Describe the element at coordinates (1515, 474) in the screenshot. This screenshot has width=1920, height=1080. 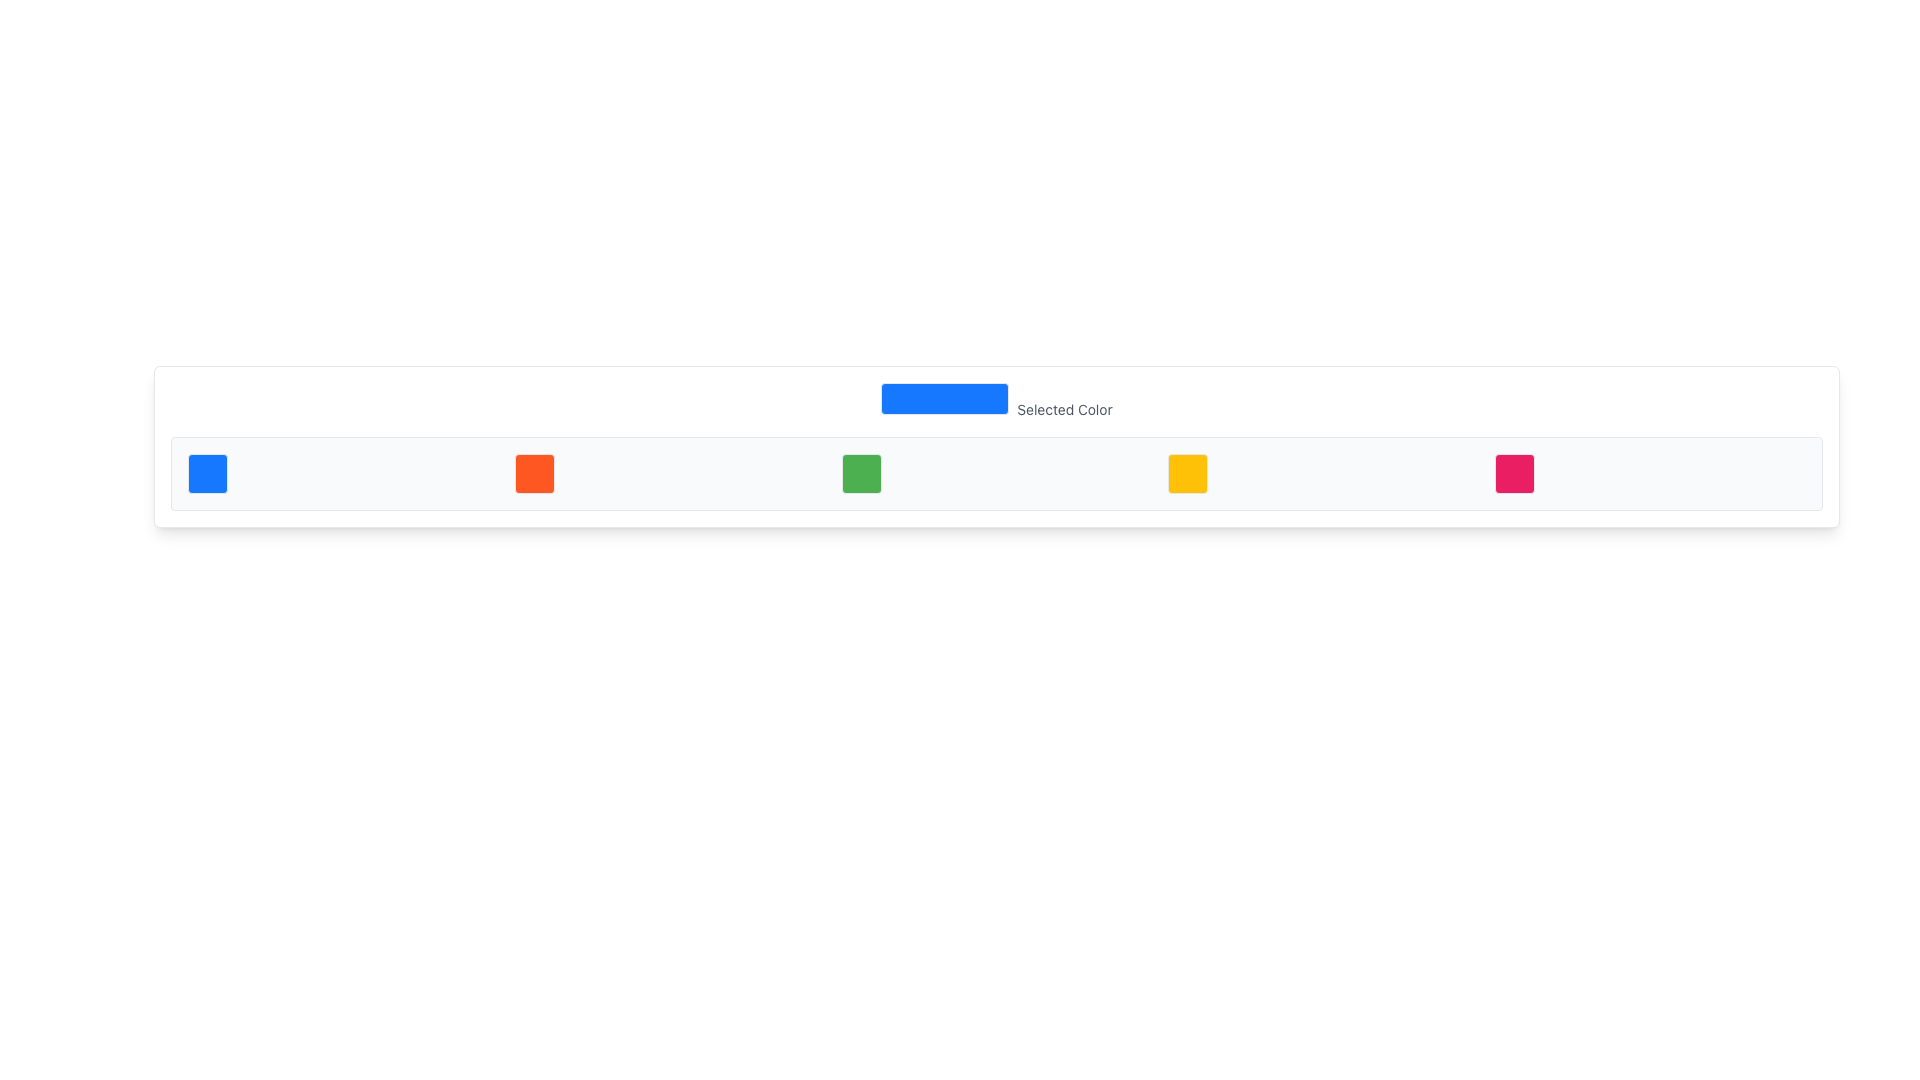
I see `the vibrant pink Color selection button located at the far right of the row beneath the 'Selected Color' blue square` at that location.